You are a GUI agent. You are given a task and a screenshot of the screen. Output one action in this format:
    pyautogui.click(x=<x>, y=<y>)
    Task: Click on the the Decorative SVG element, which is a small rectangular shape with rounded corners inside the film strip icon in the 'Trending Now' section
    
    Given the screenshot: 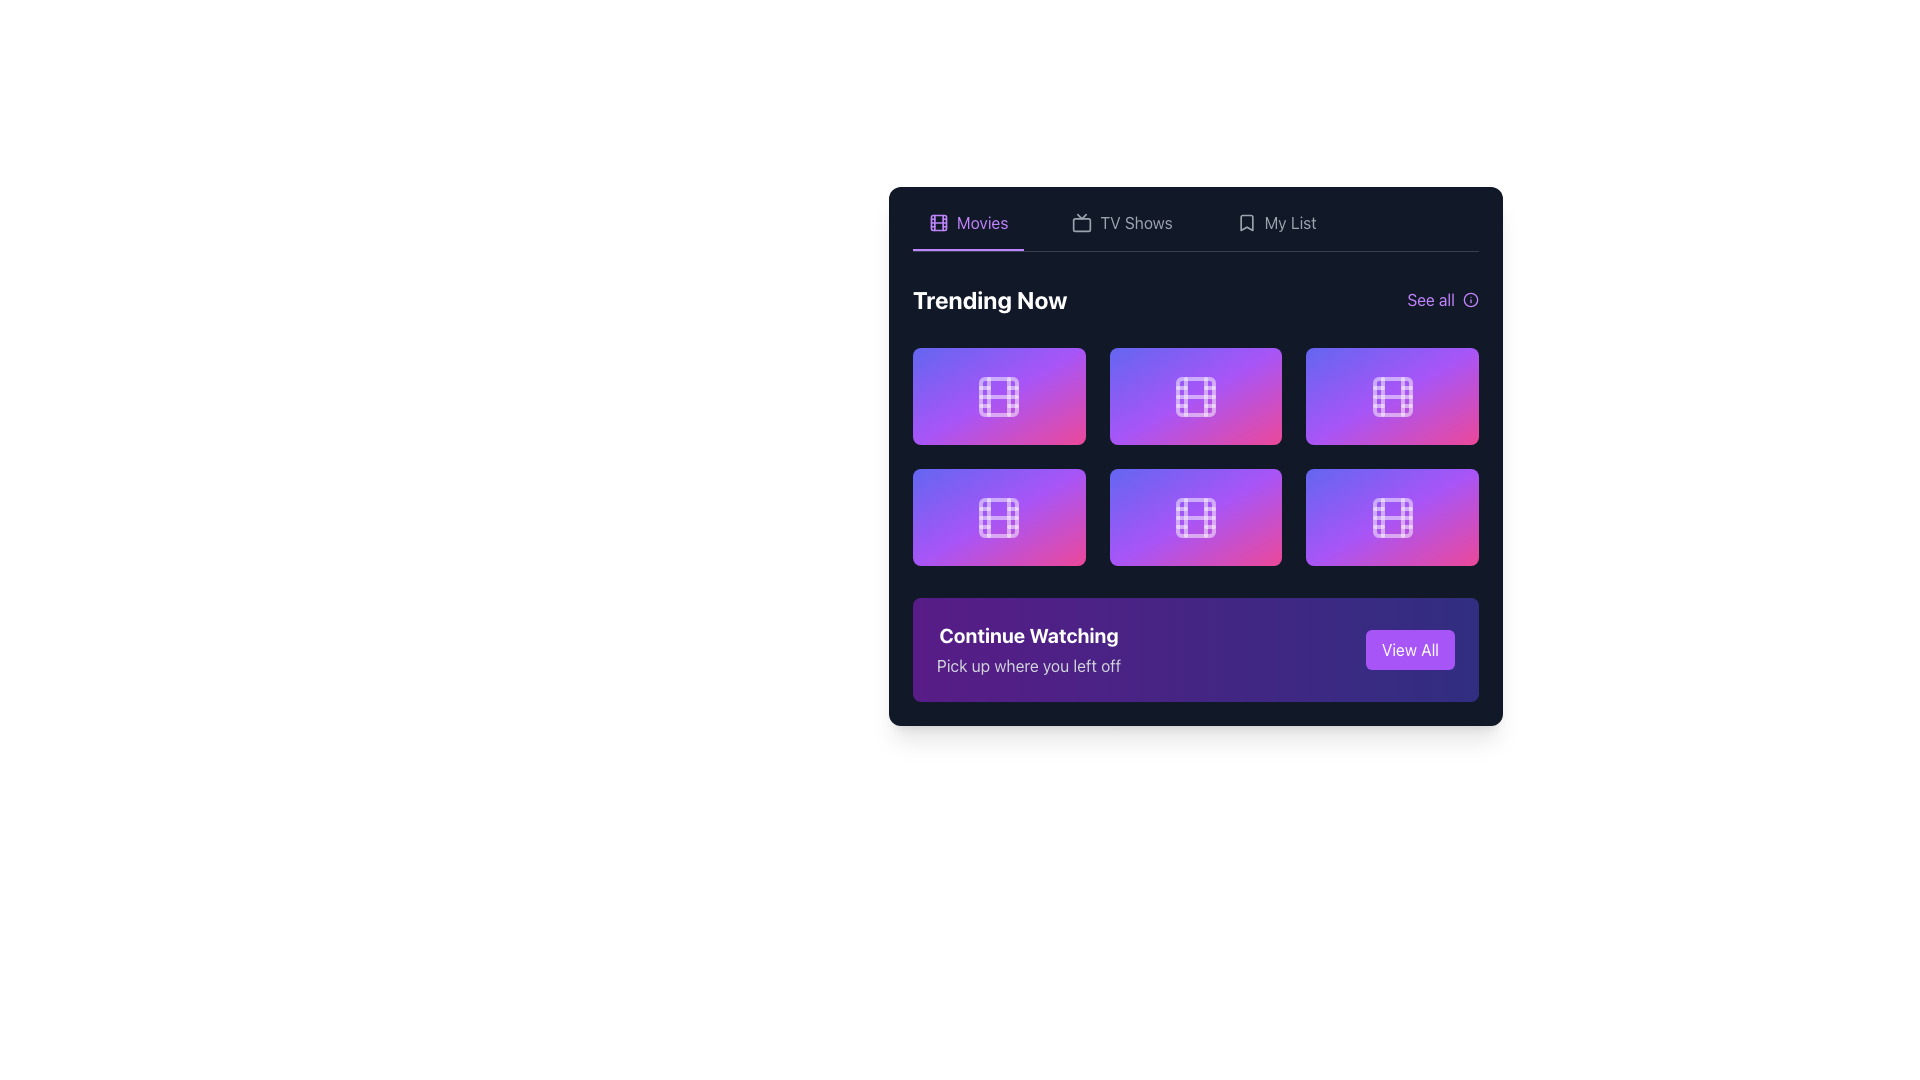 What is the action you would take?
    pyautogui.click(x=1195, y=396)
    